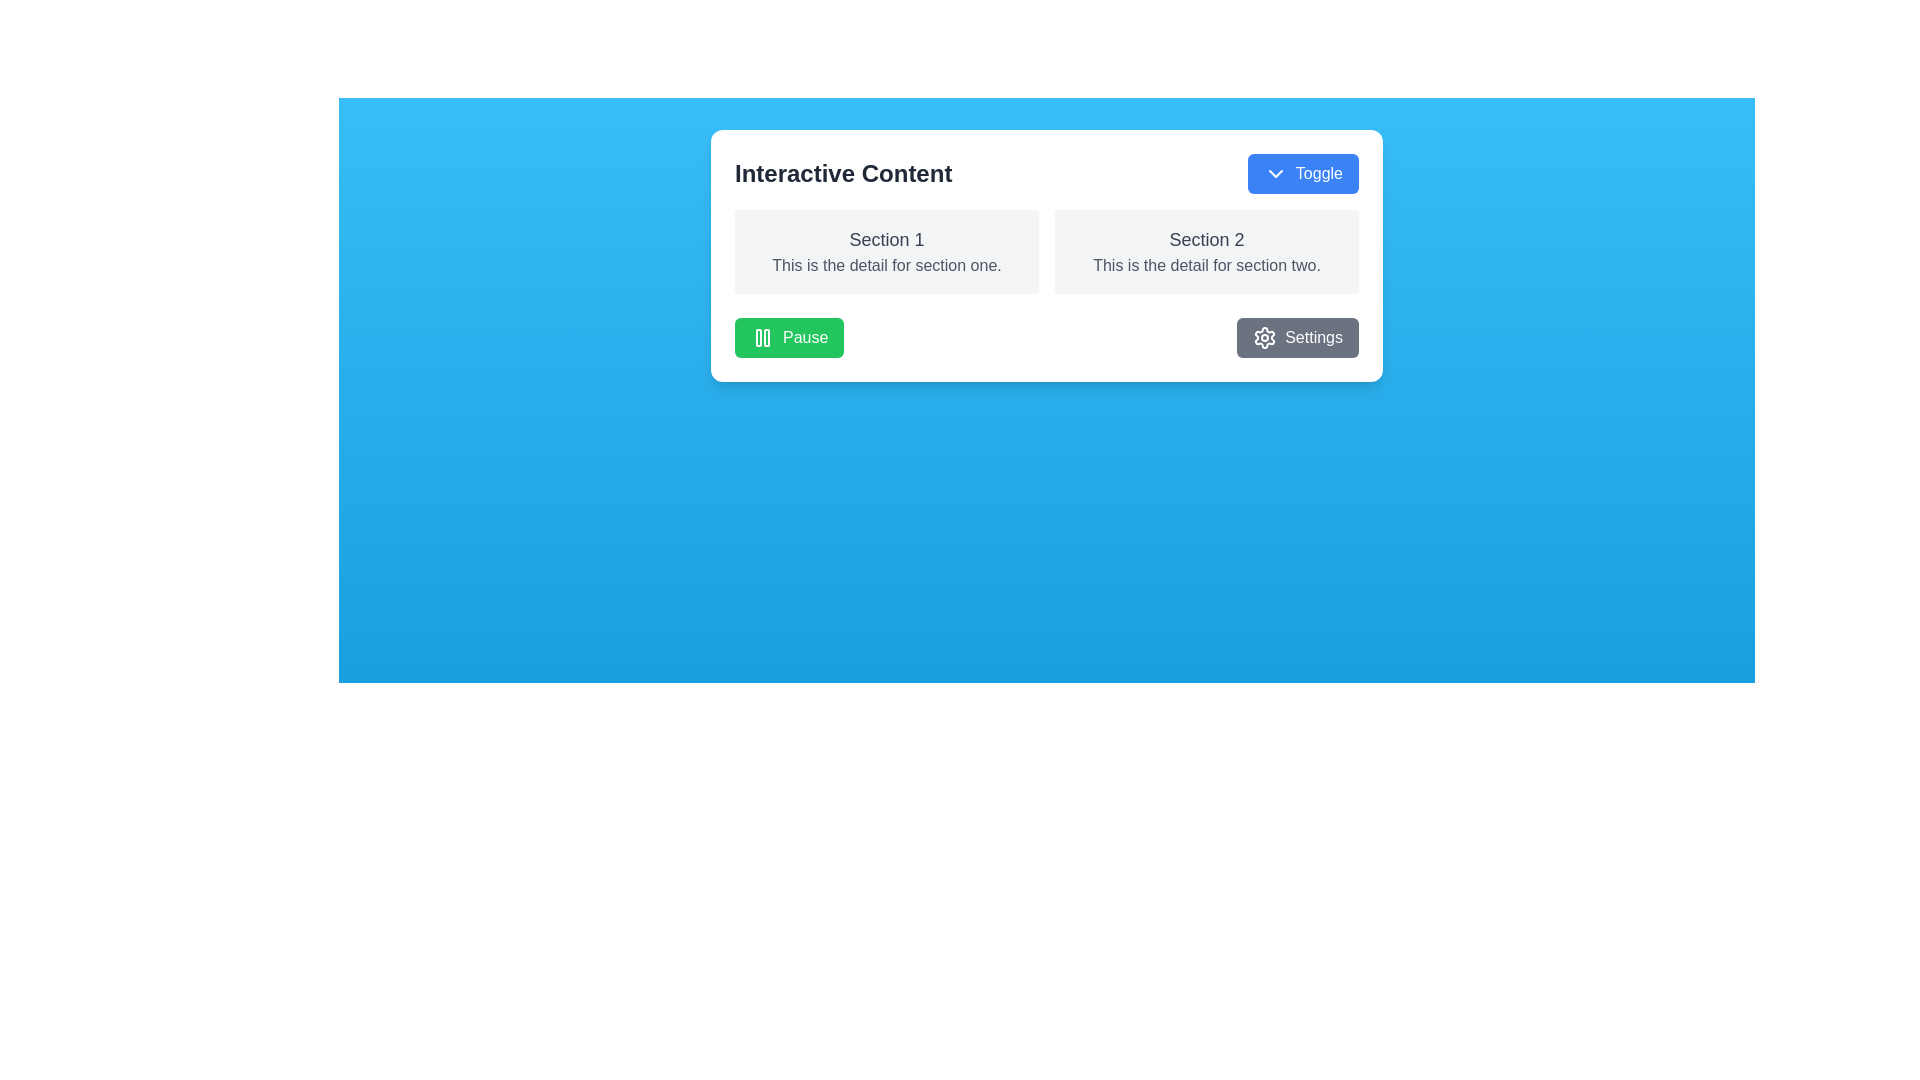 The image size is (1920, 1080). Describe the element at coordinates (1264, 337) in the screenshot. I see `the settings icon located within the 'Settings' button in the bottom-right section of the visible card for accessibility features` at that location.